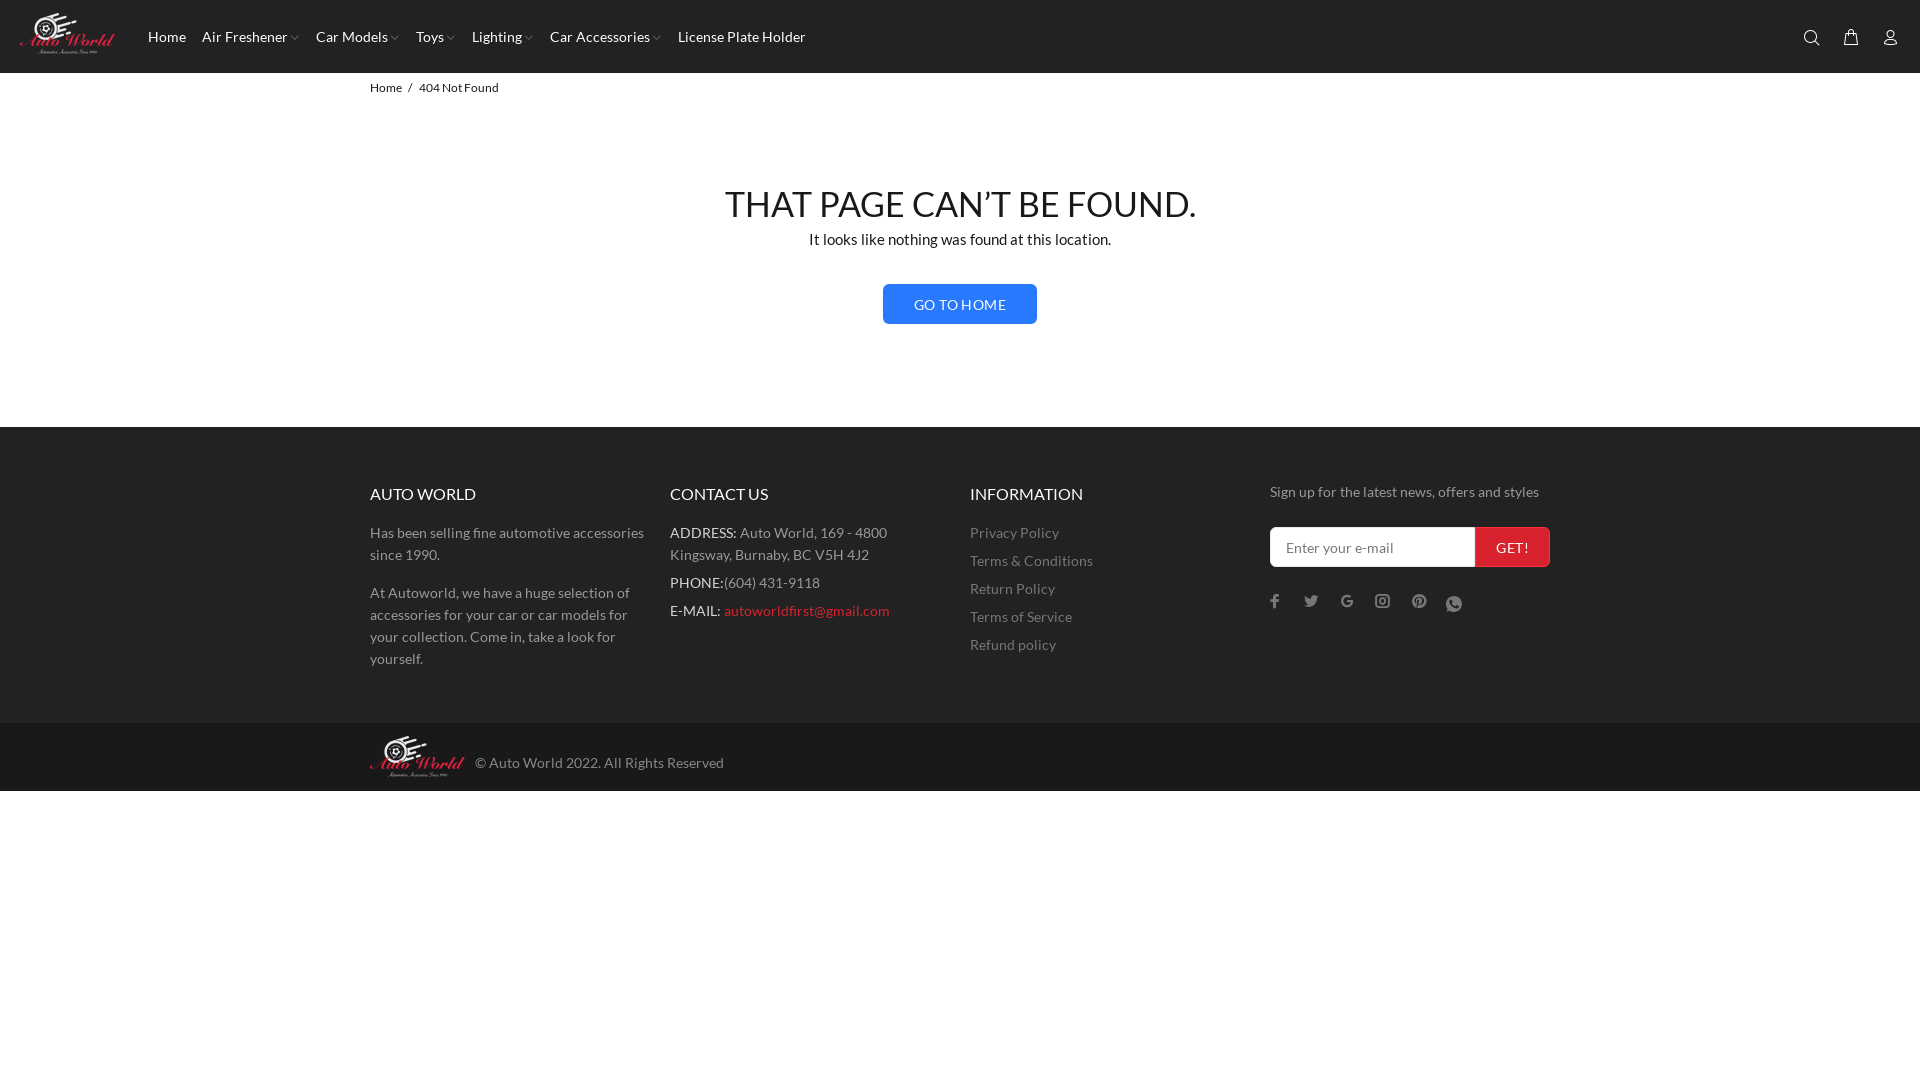 The height and width of the screenshot is (1080, 1920). What do you see at coordinates (385, 86) in the screenshot?
I see `'Home'` at bounding box center [385, 86].